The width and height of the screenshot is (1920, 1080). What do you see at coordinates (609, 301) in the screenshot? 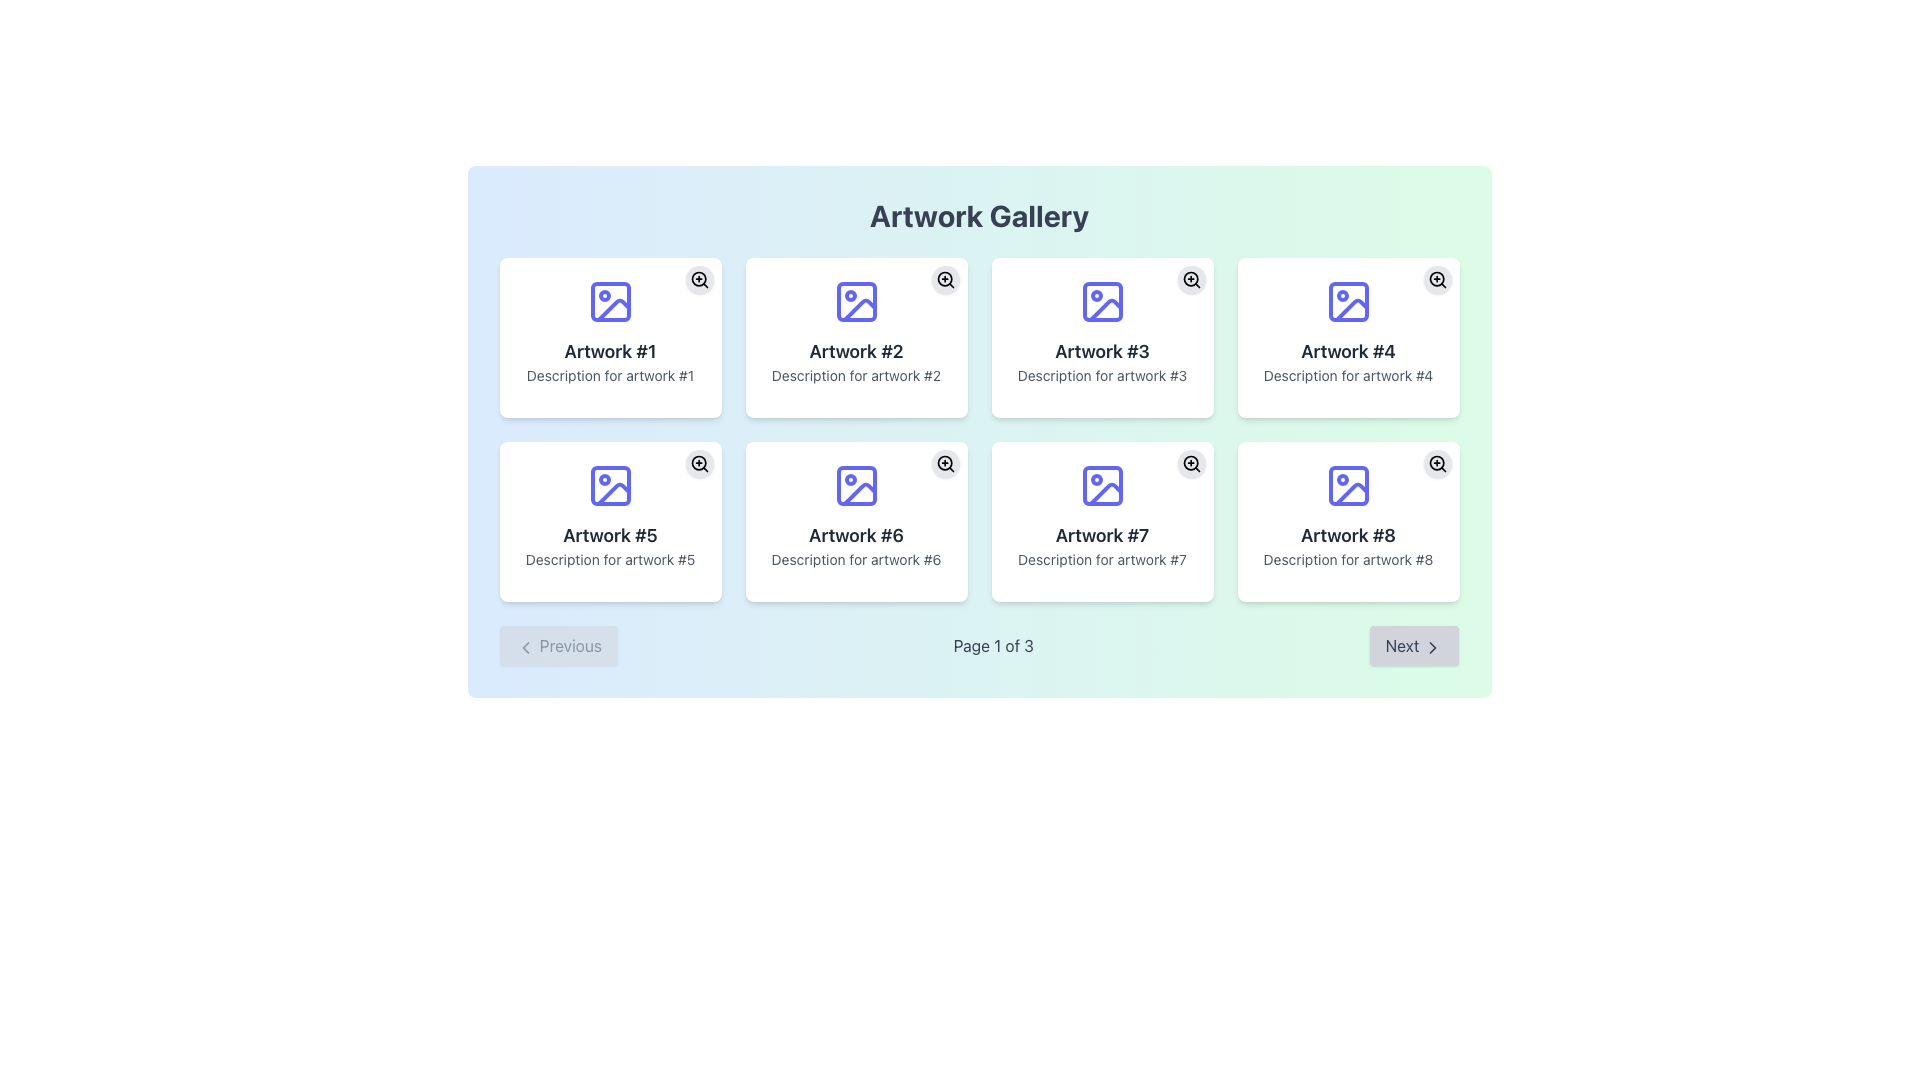
I see `the blue image outline icon with a rounded corner and a small circular indicator located above the title 'Artwork #1' in the top center of the gallery grid` at bounding box center [609, 301].